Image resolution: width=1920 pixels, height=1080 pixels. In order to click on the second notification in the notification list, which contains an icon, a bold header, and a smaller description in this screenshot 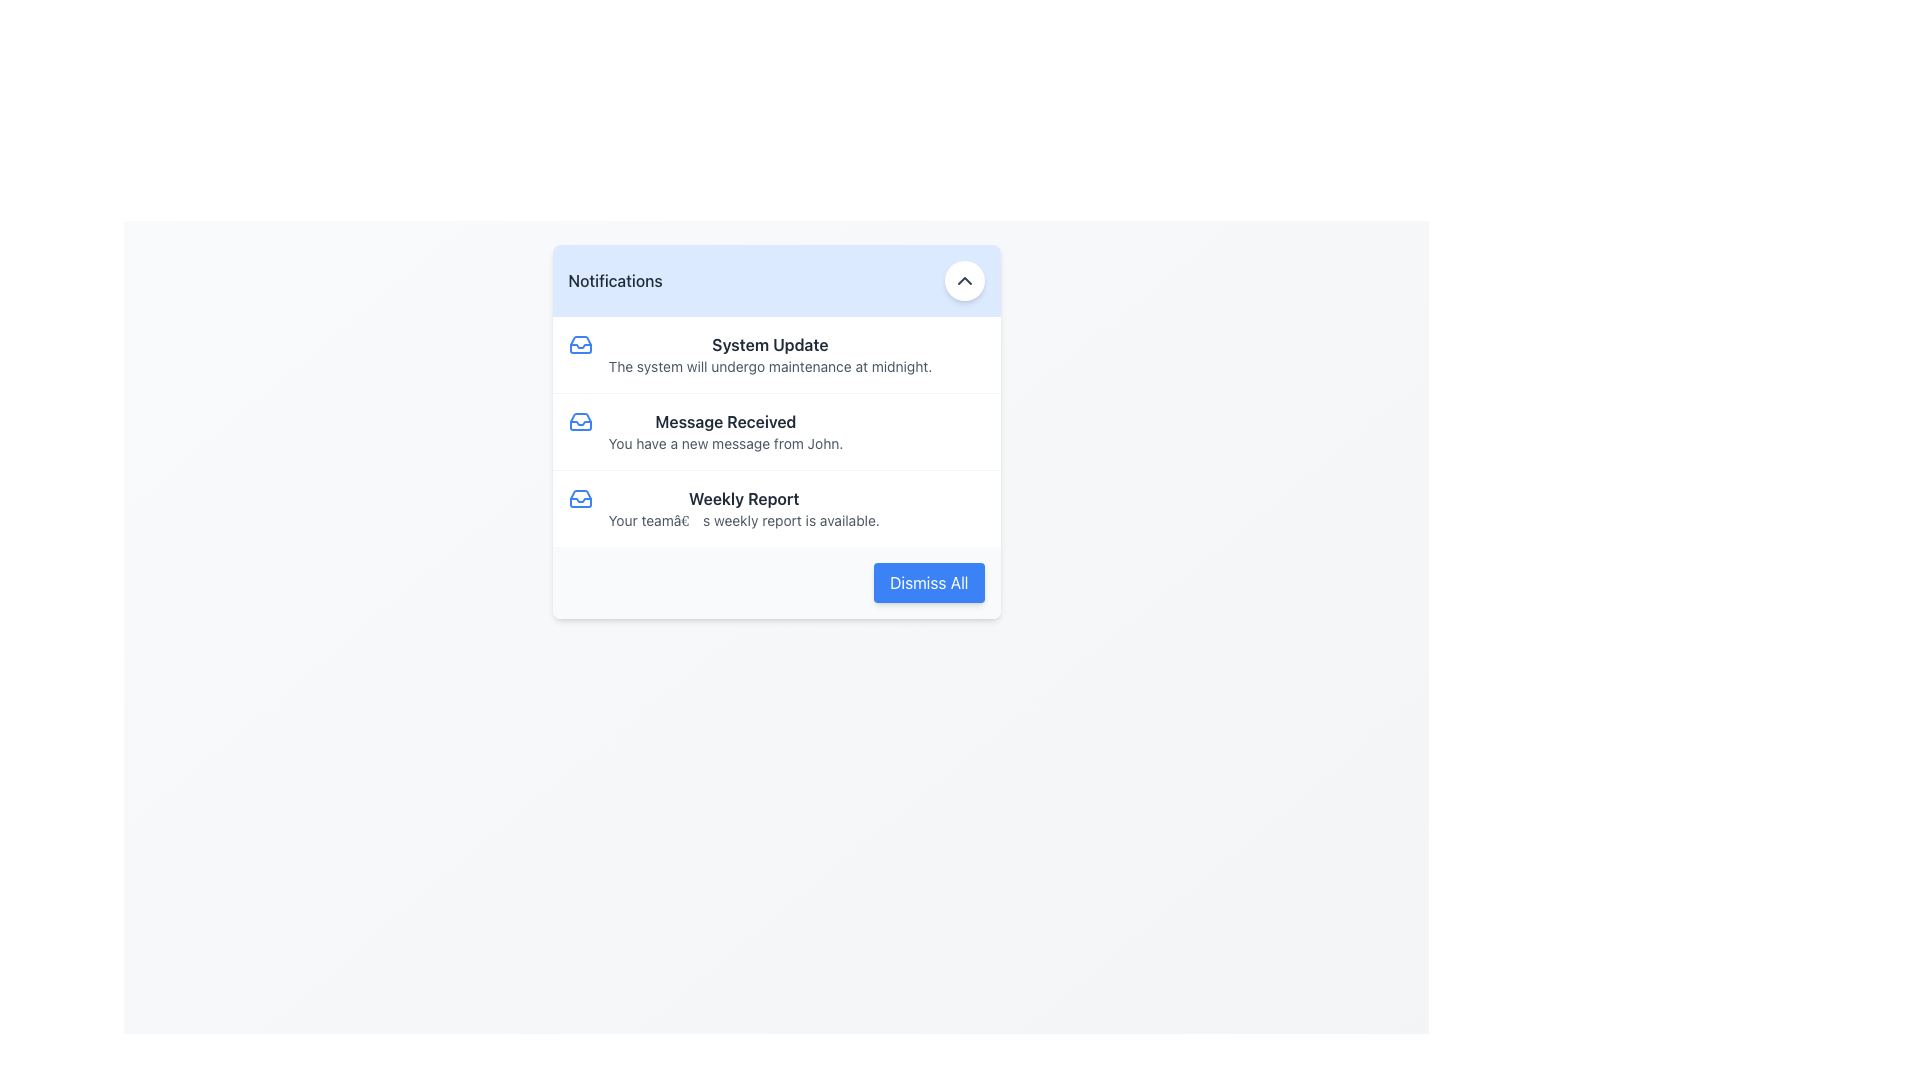, I will do `click(775, 431)`.